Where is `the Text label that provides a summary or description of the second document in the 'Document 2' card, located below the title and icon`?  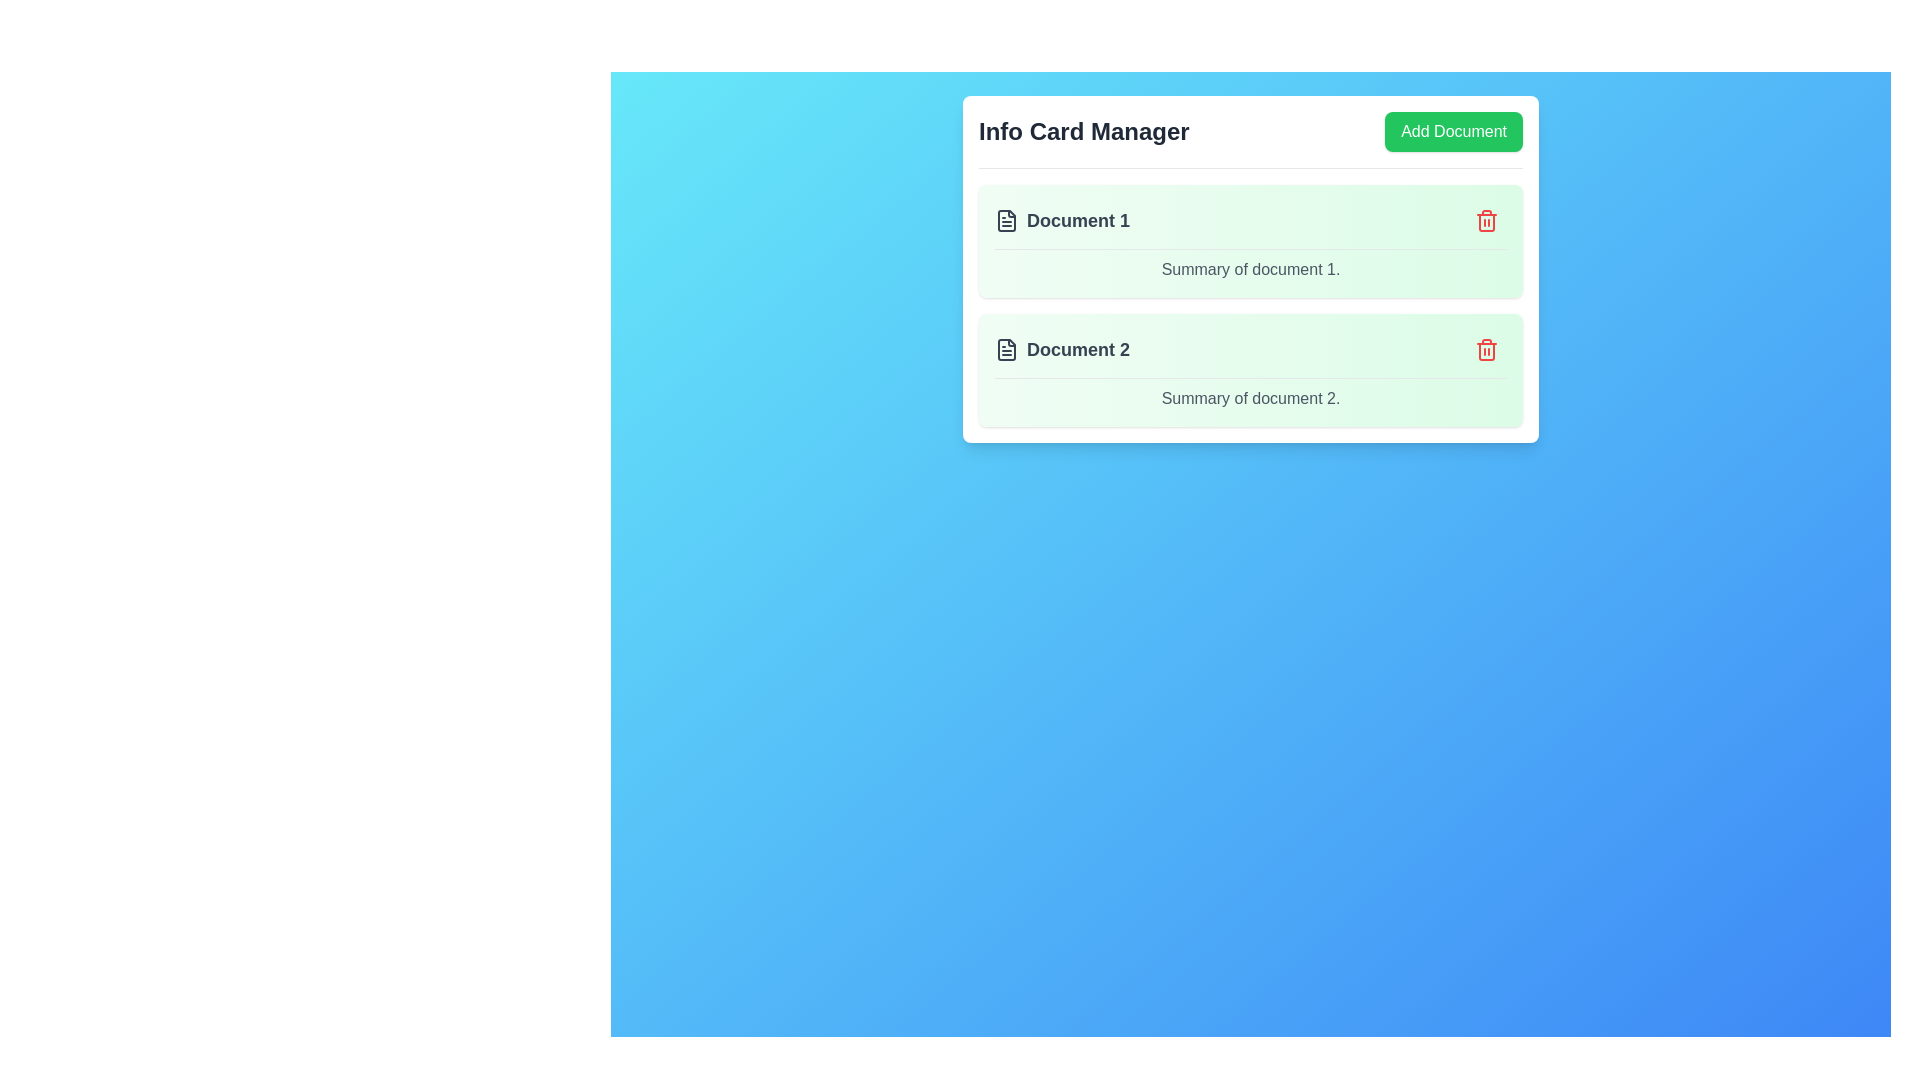
the Text label that provides a summary or description of the second document in the 'Document 2' card, located below the title and icon is located at coordinates (1250, 398).